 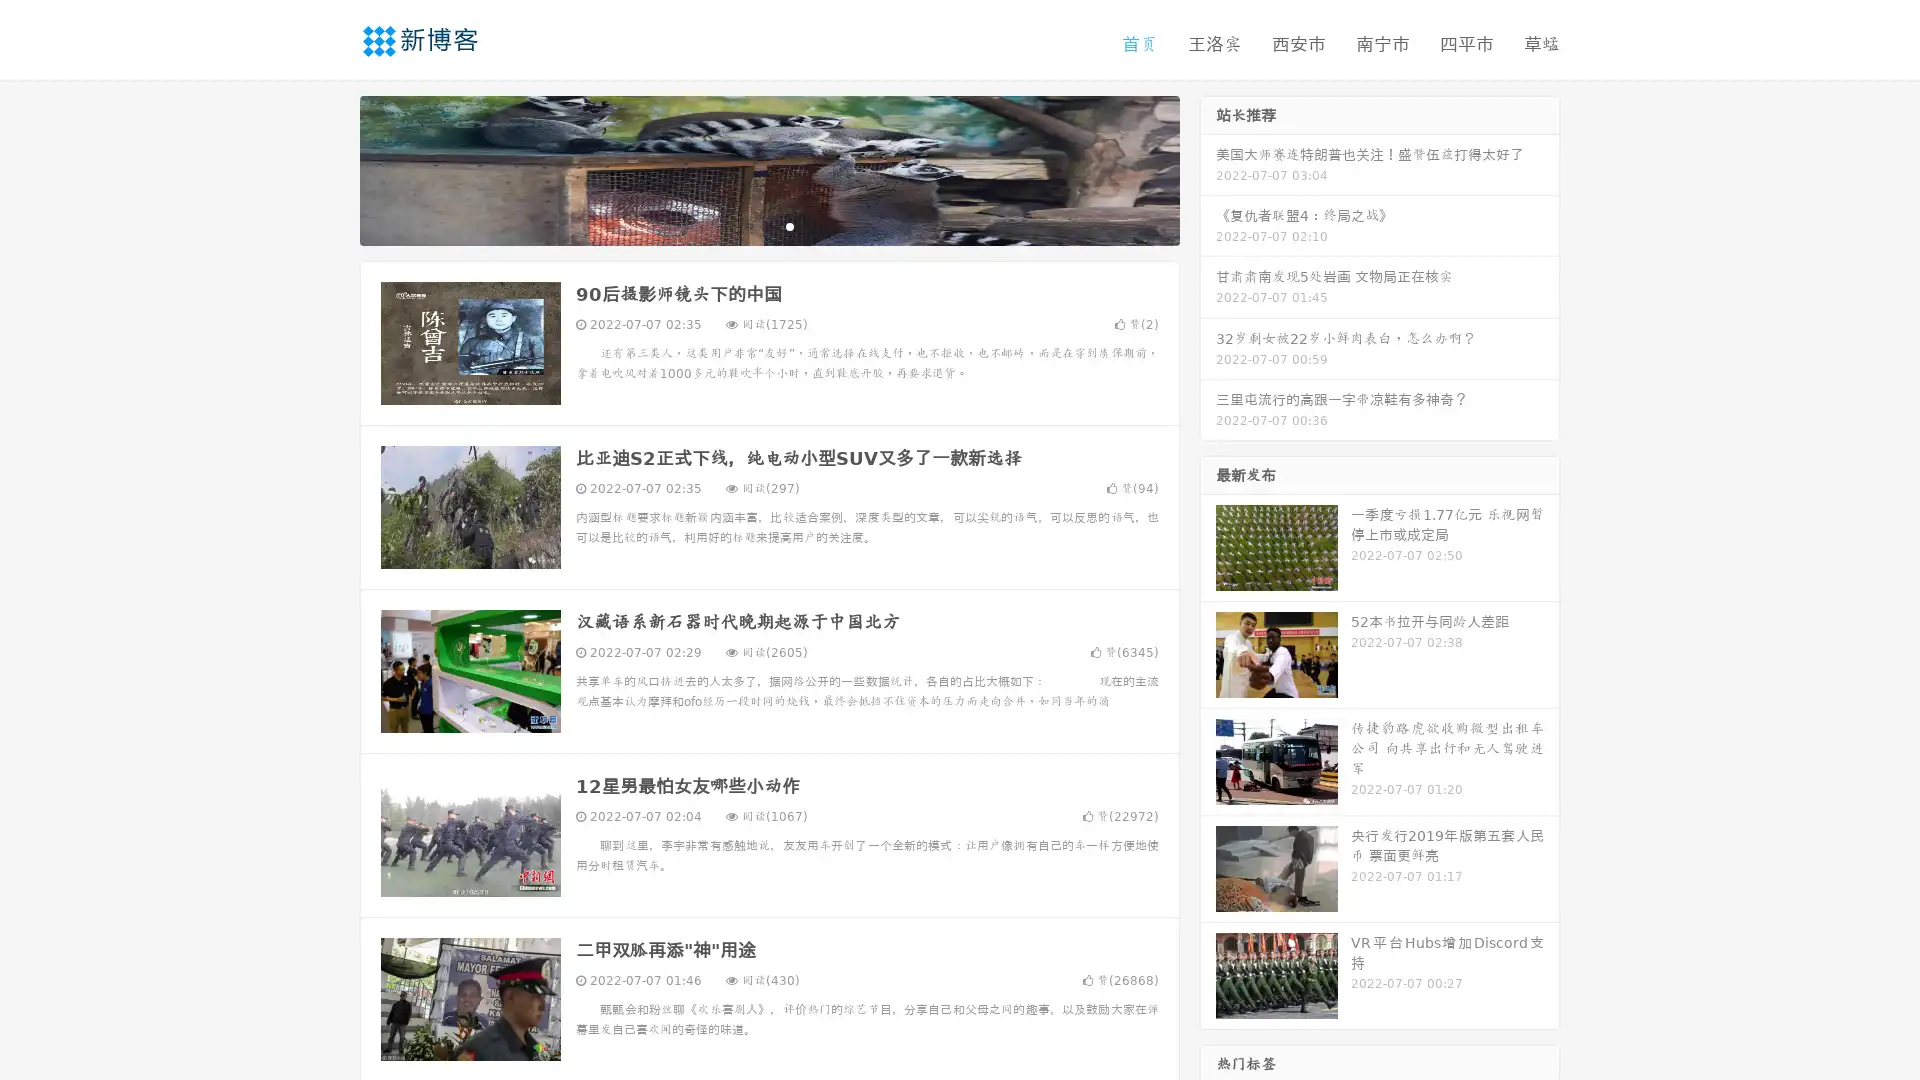 I want to click on Previous slide, so click(x=330, y=168).